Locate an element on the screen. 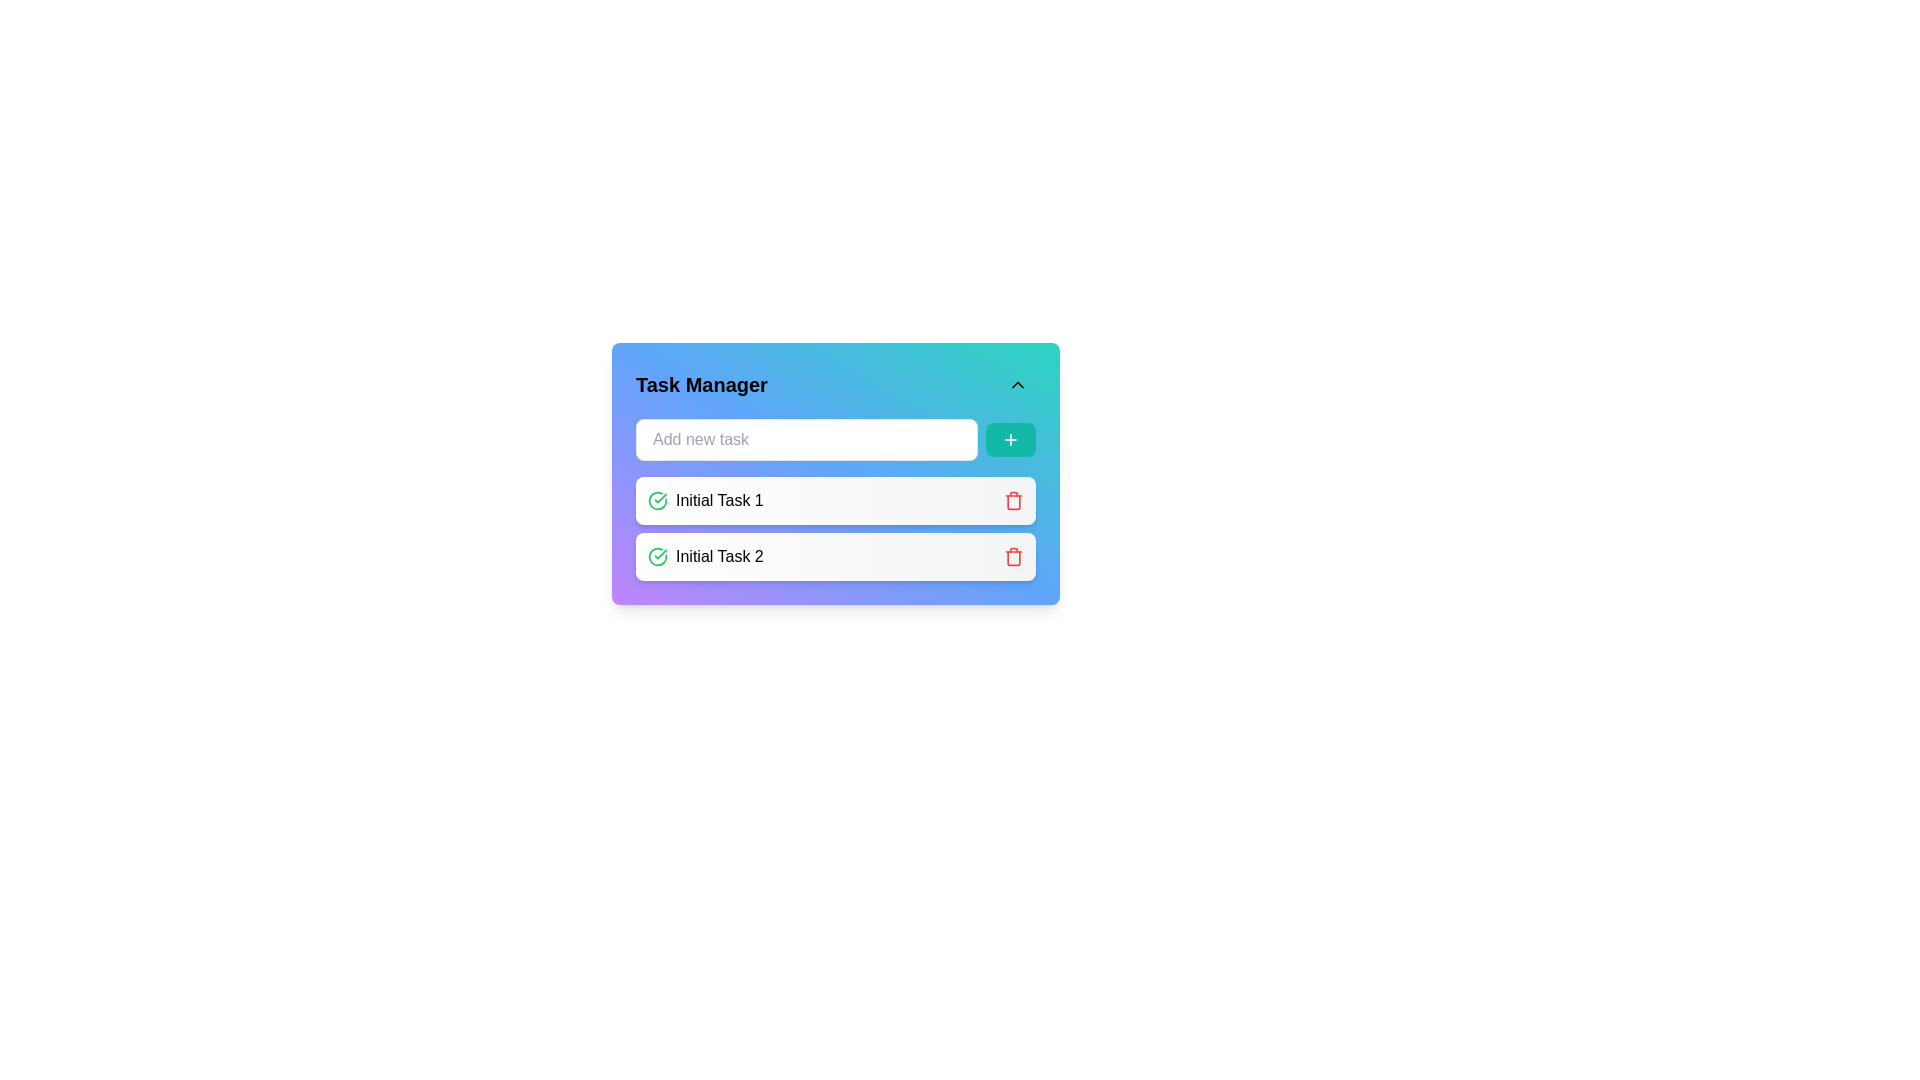 Image resolution: width=1920 pixels, height=1080 pixels. the green circular icon with a checkmark that symbolizes task completion, located to the left of the text 'Initial Task 2' is located at coordinates (657, 556).